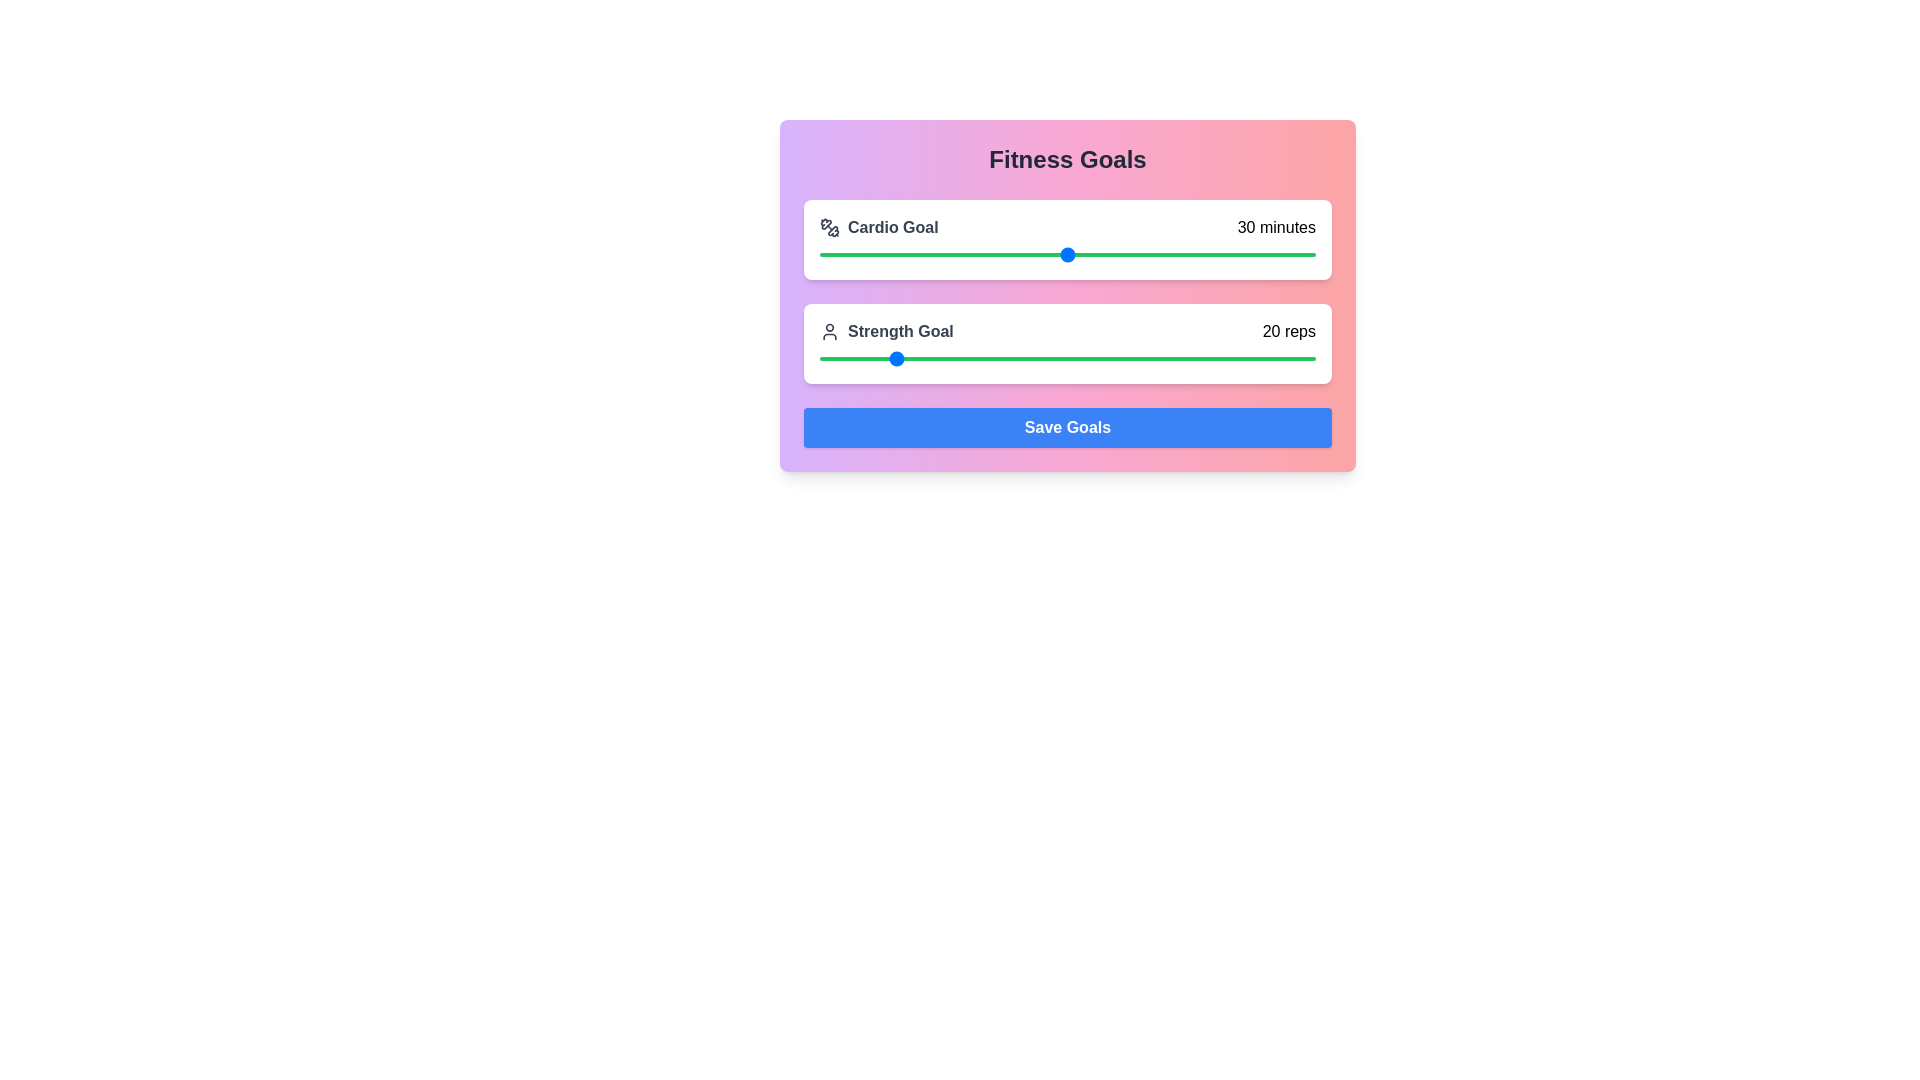 This screenshot has height=1080, width=1920. Describe the element at coordinates (1067, 427) in the screenshot. I see `the 'Save Goals' button, which is a rectangular button with a blue background and white bold text, located at the bottom of the fitness goal sliders layout` at that location.